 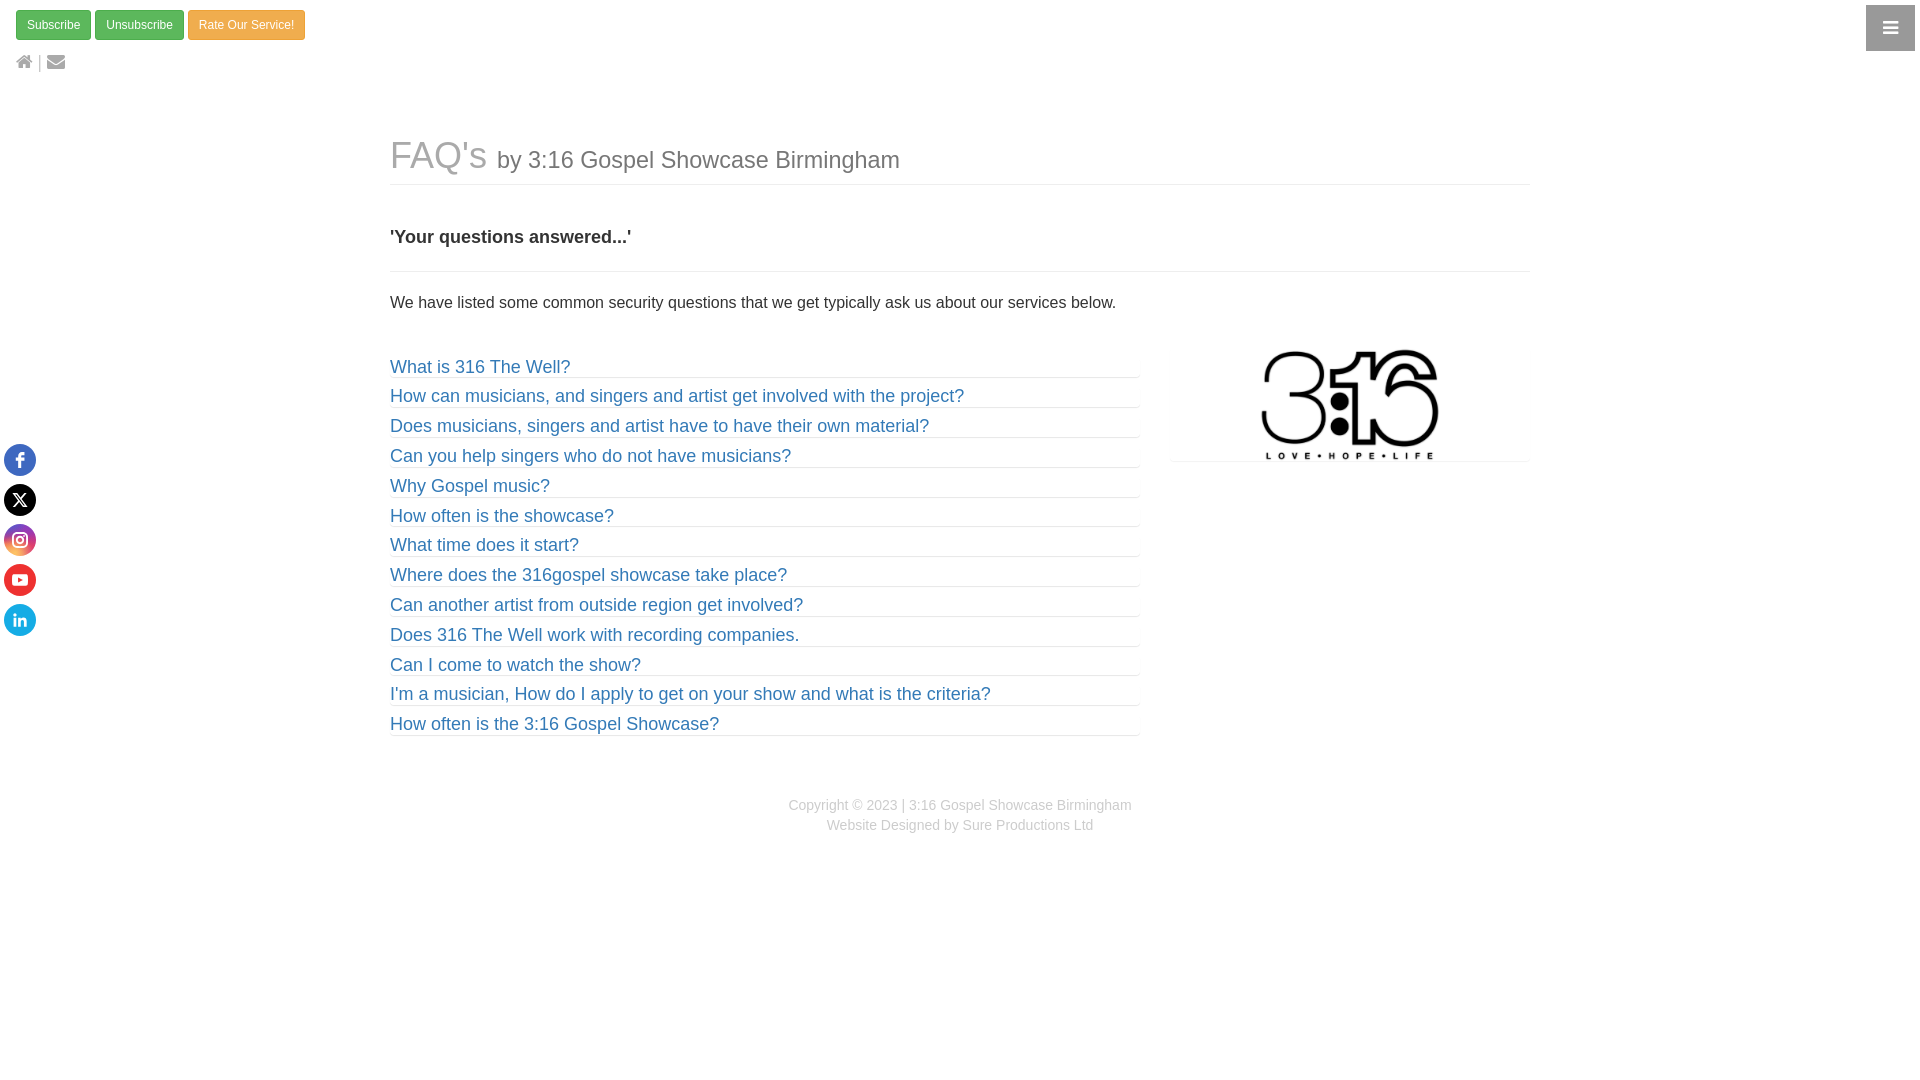 What do you see at coordinates (554, 724) in the screenshot?
I see `'How often is the 3:16 Gospel Showcase?'` at bounding box center [554, 724].